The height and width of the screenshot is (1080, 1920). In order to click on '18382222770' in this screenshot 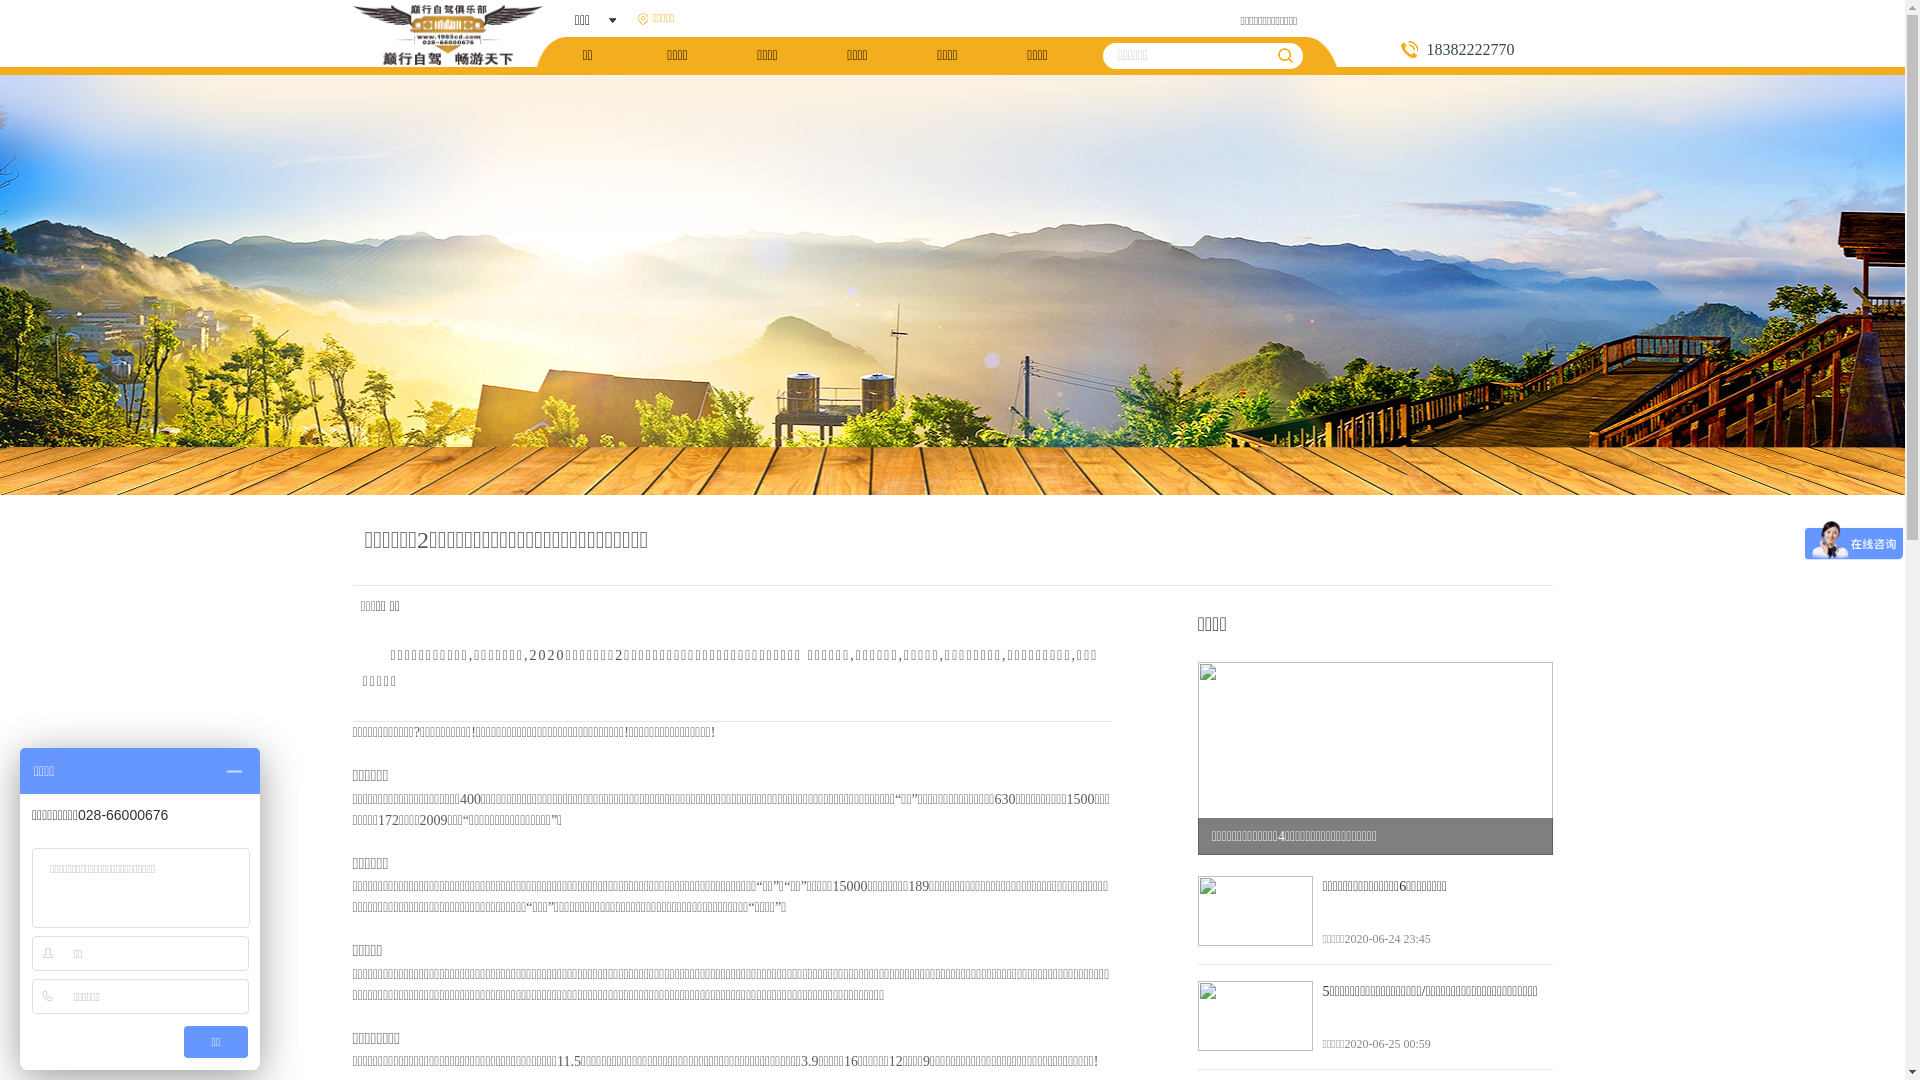, I will do `click(1476, 48)`.